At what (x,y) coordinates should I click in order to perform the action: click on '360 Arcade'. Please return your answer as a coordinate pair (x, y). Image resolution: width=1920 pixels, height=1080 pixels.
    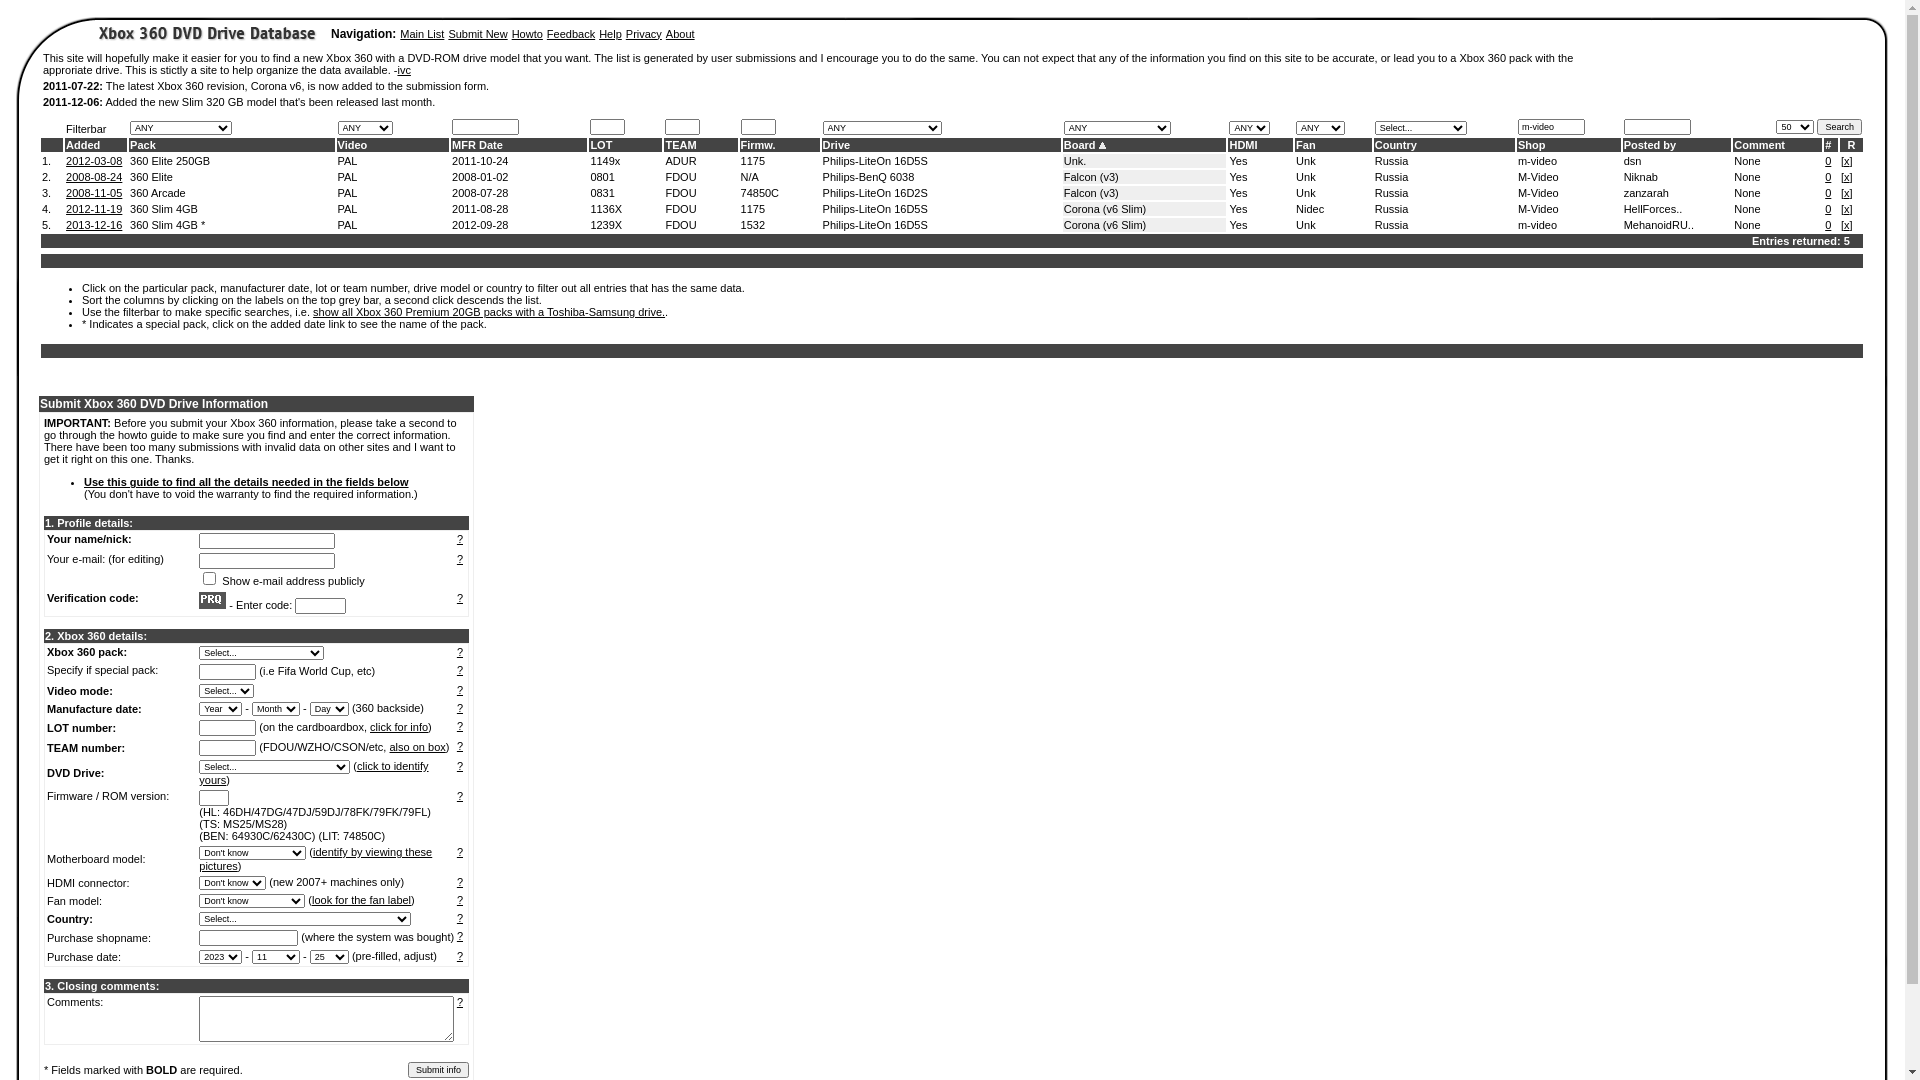
    Looking at the image, I should click on (157, 192).